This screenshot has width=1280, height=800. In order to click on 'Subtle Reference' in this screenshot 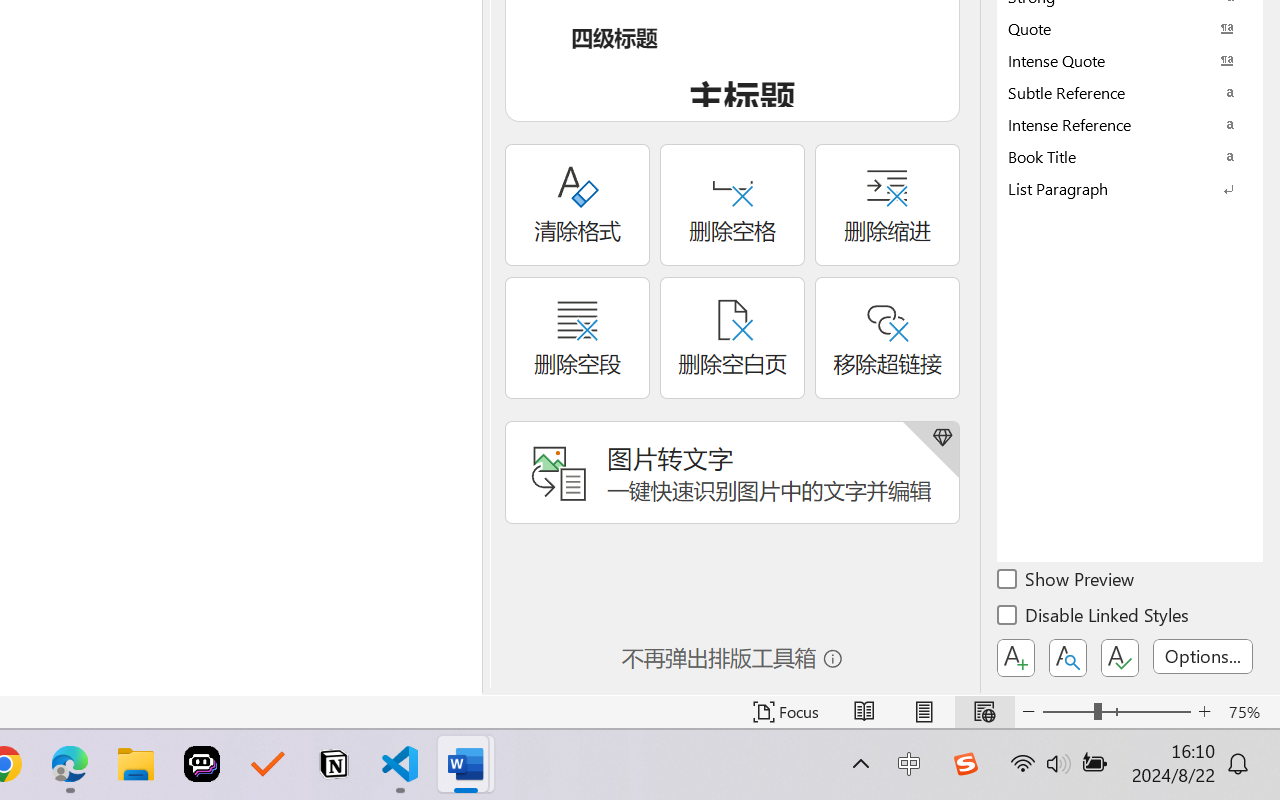, I will do `click(1130, 92)`.